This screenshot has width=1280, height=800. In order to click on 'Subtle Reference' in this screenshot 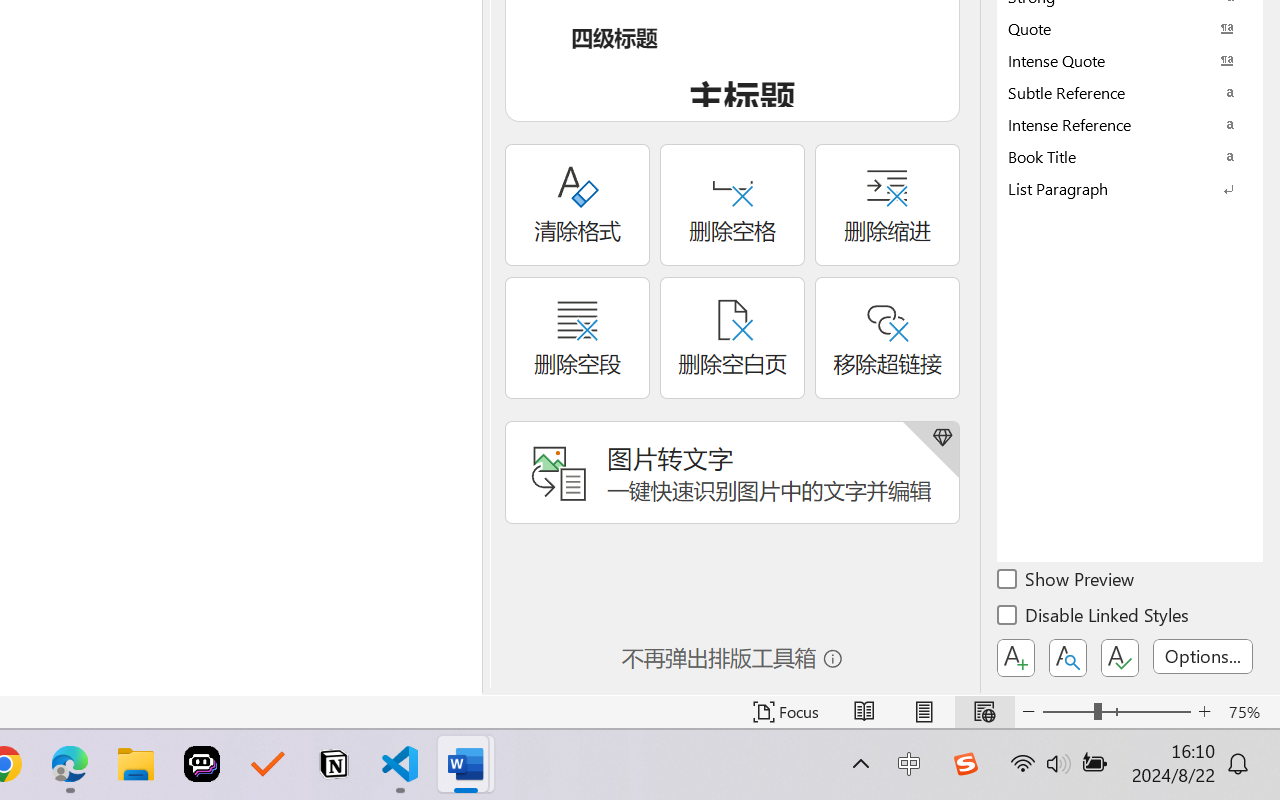, I will do `click(1130, 92)`.